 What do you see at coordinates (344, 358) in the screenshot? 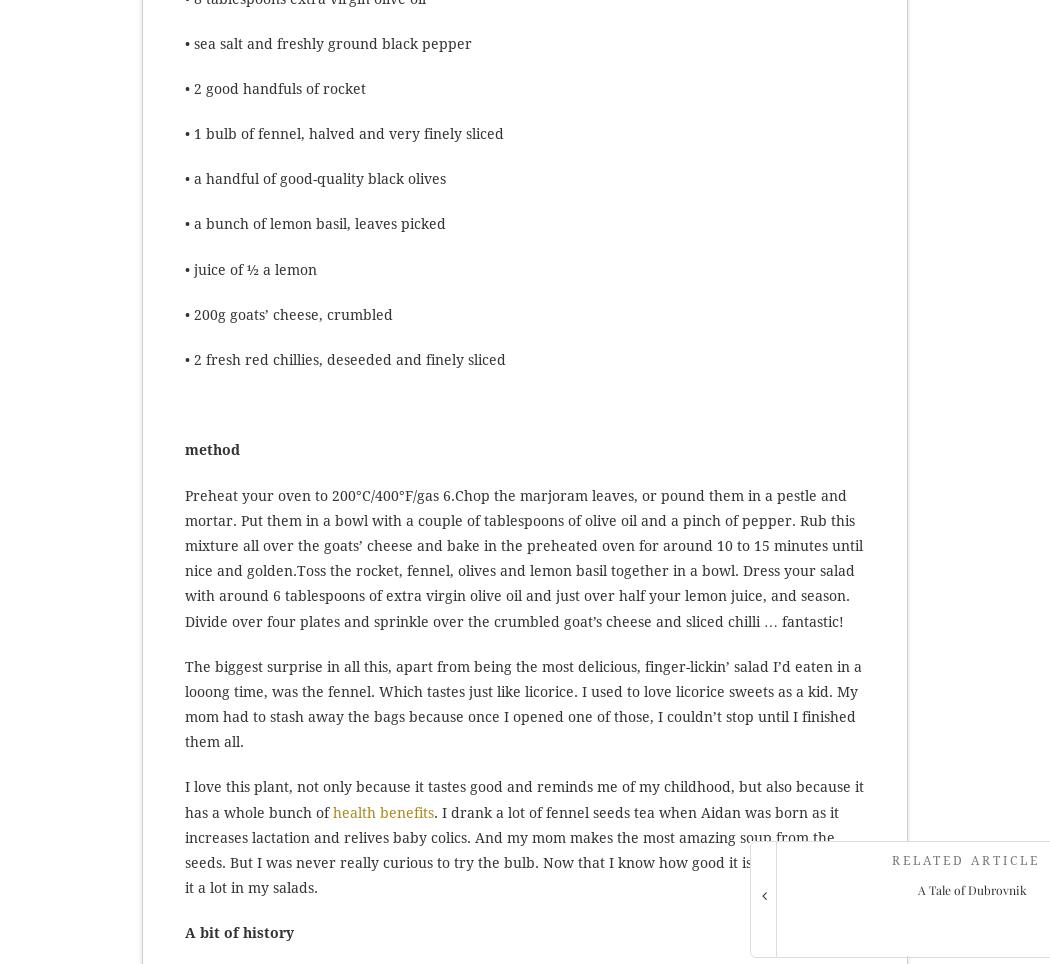
I see `'• 2 fresh red chillies, deseeded and finely sliced'` at bounding box center [344, 358].